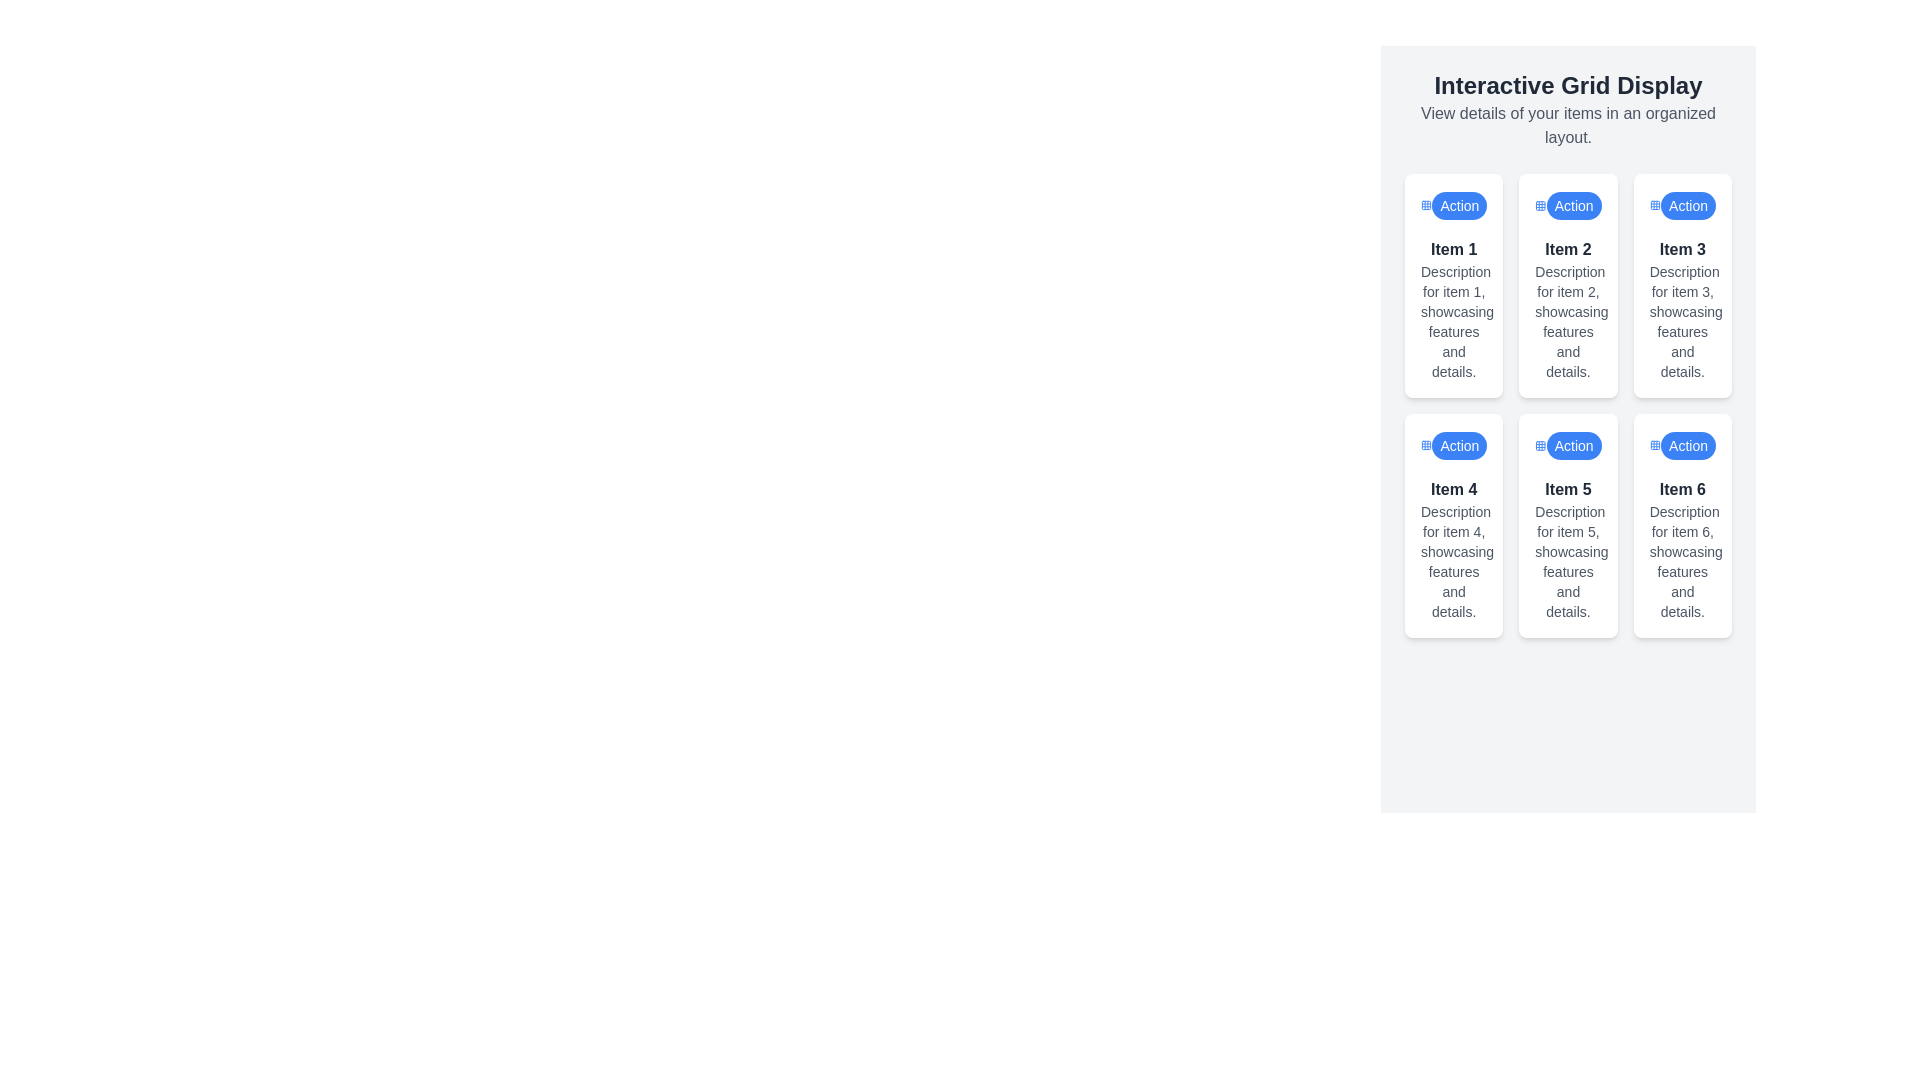 The image size is (1920, 1080). Describe the element at coordinates (1454, 445) in the screenshot. I see `the blue button with rounded edges labeled 'Action' to initiate an action` at that location.